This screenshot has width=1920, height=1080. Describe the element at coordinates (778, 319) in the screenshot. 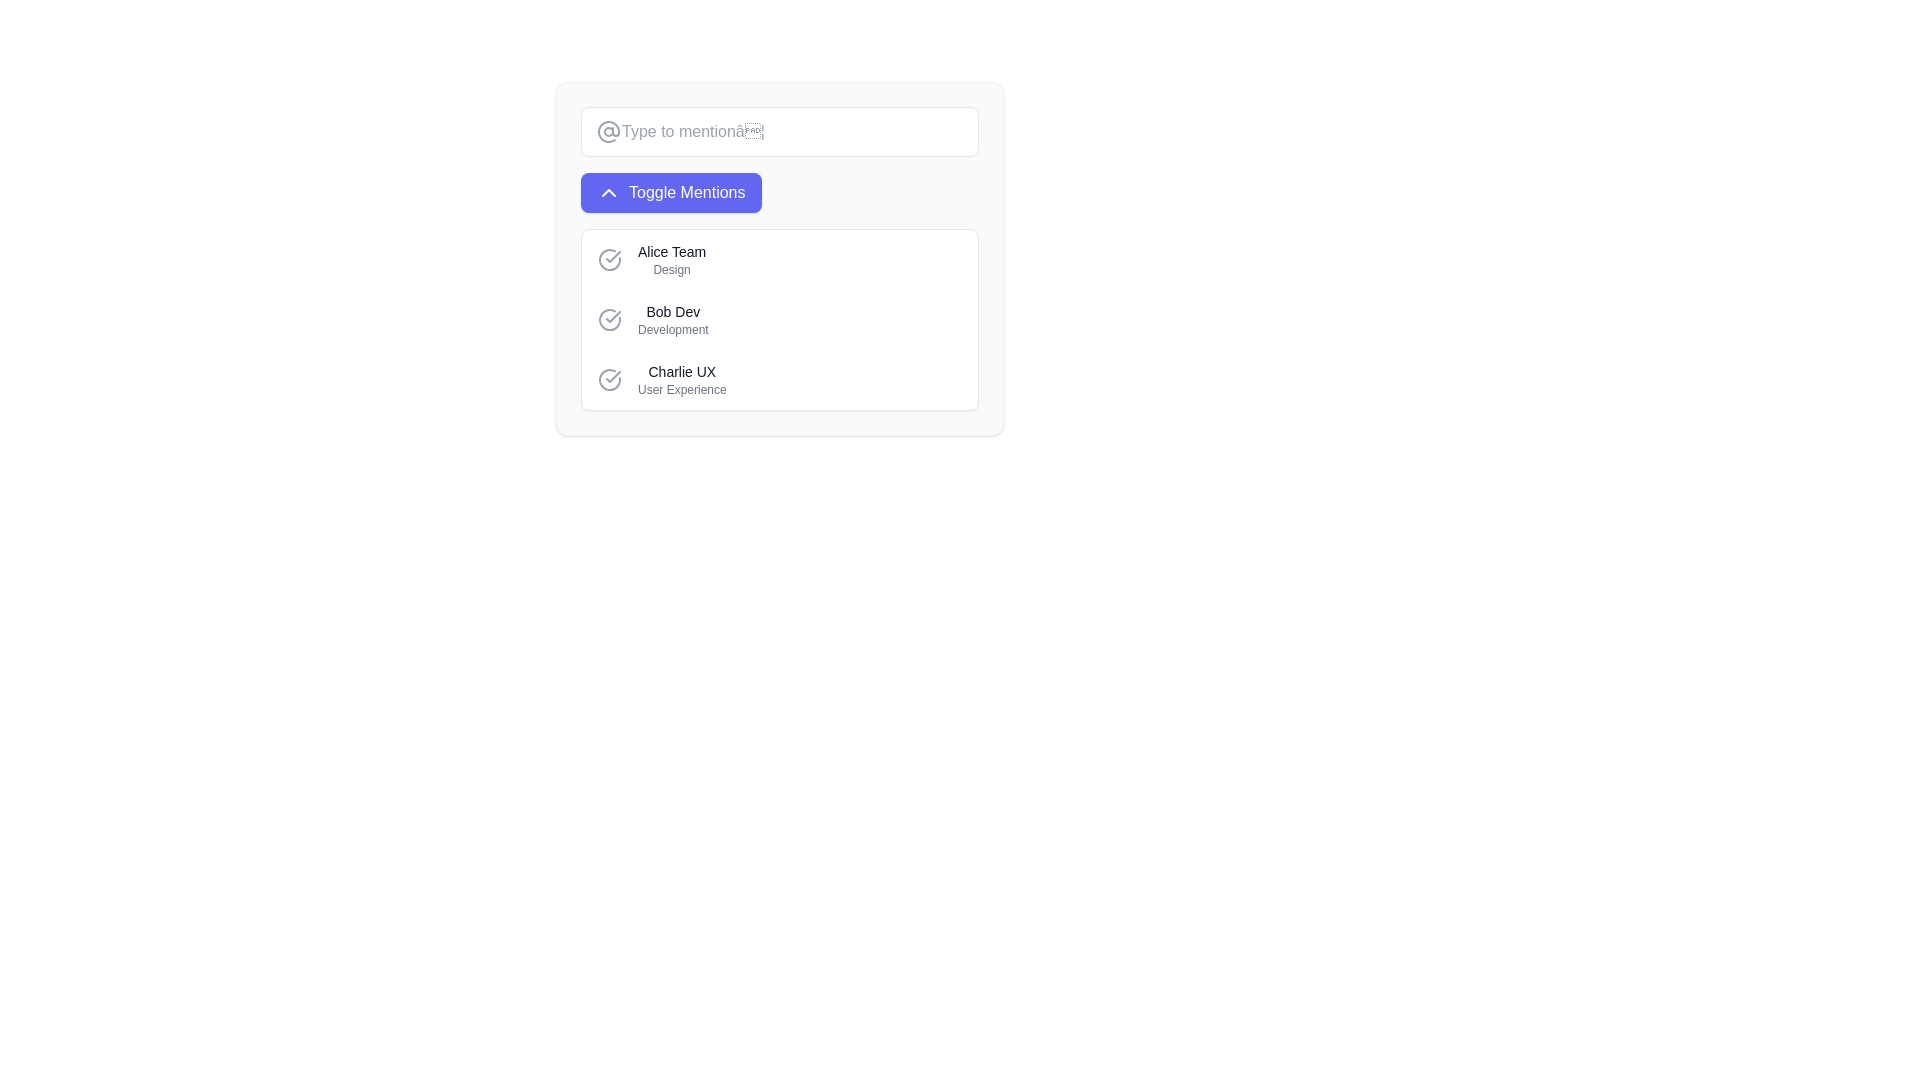

I see `the second list item representing a user or entity entry, which is positioned between 'Alice Team Design' and 'Charlie UX User Experience'` at that location.